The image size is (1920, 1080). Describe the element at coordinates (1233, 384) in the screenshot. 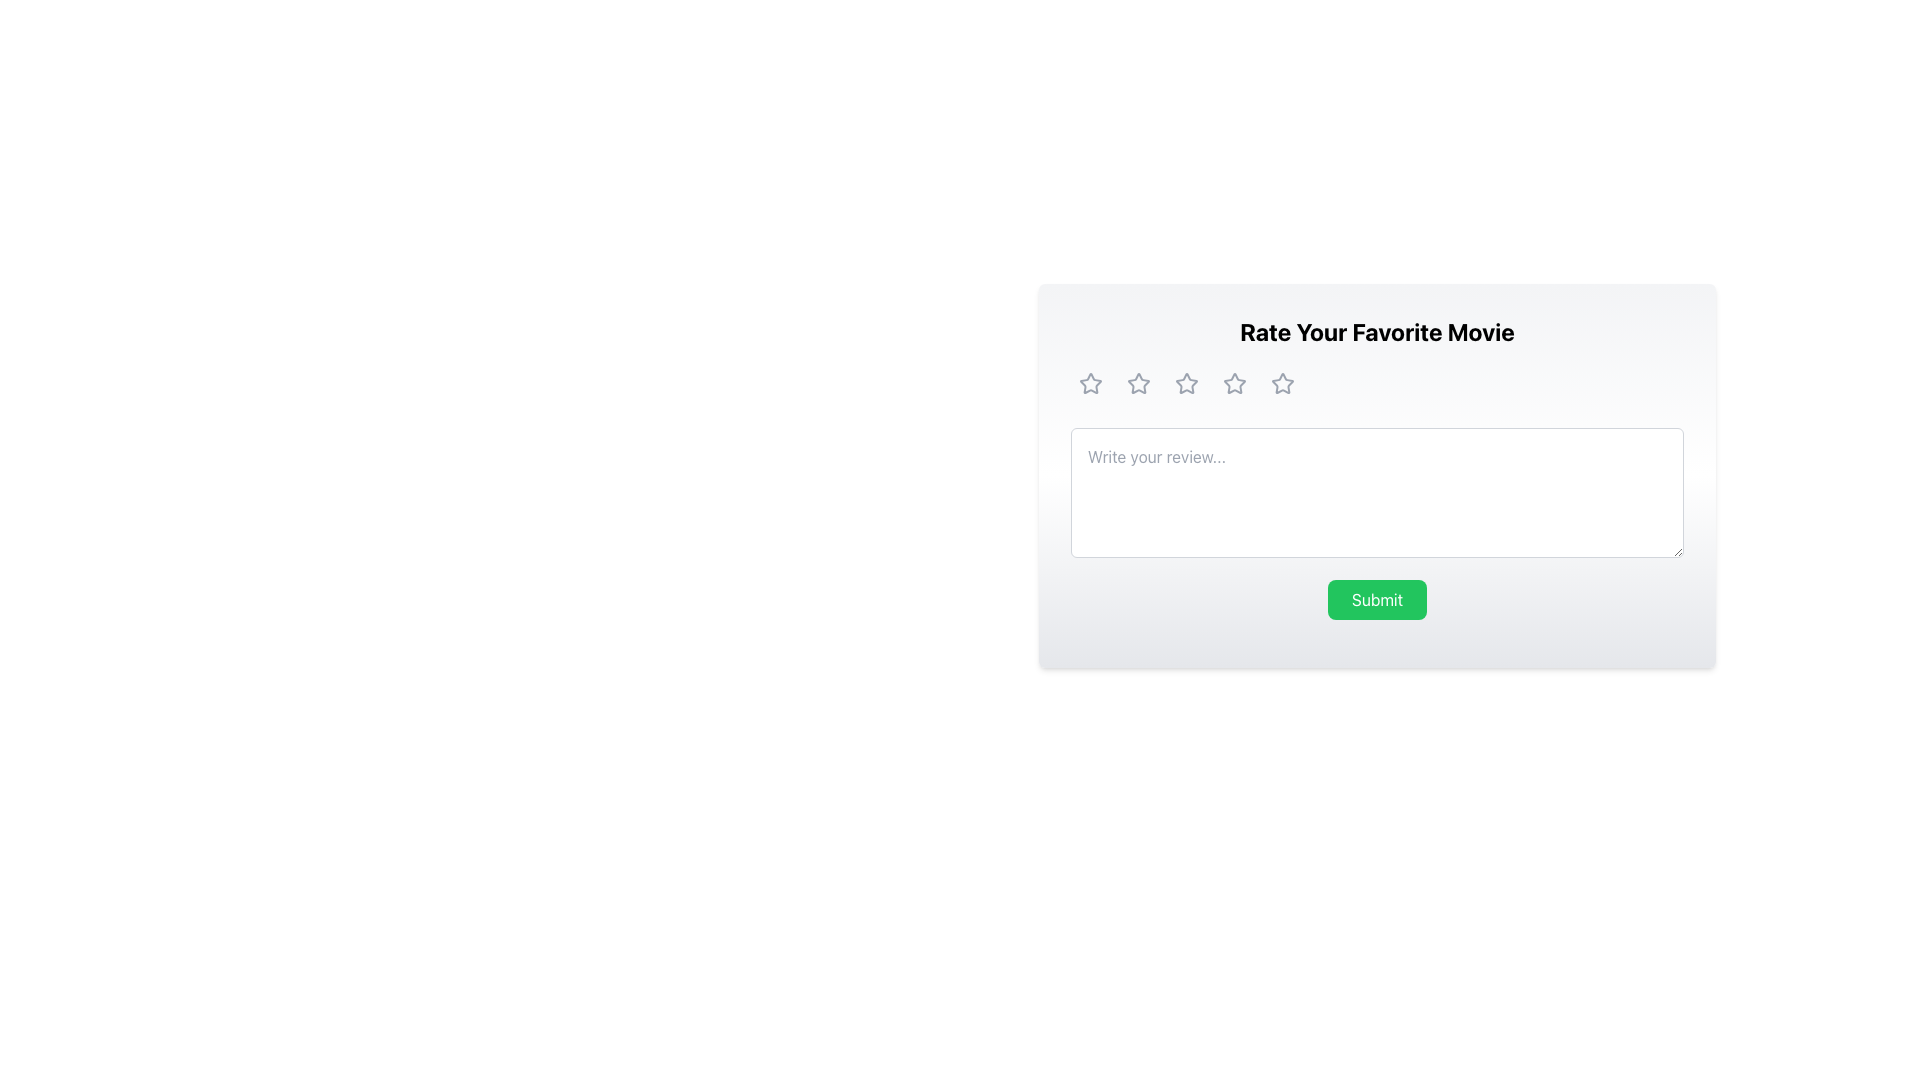

I see `the third star icon in the rating module under the heading 'Rate Your Favorite Movie'` at that location.